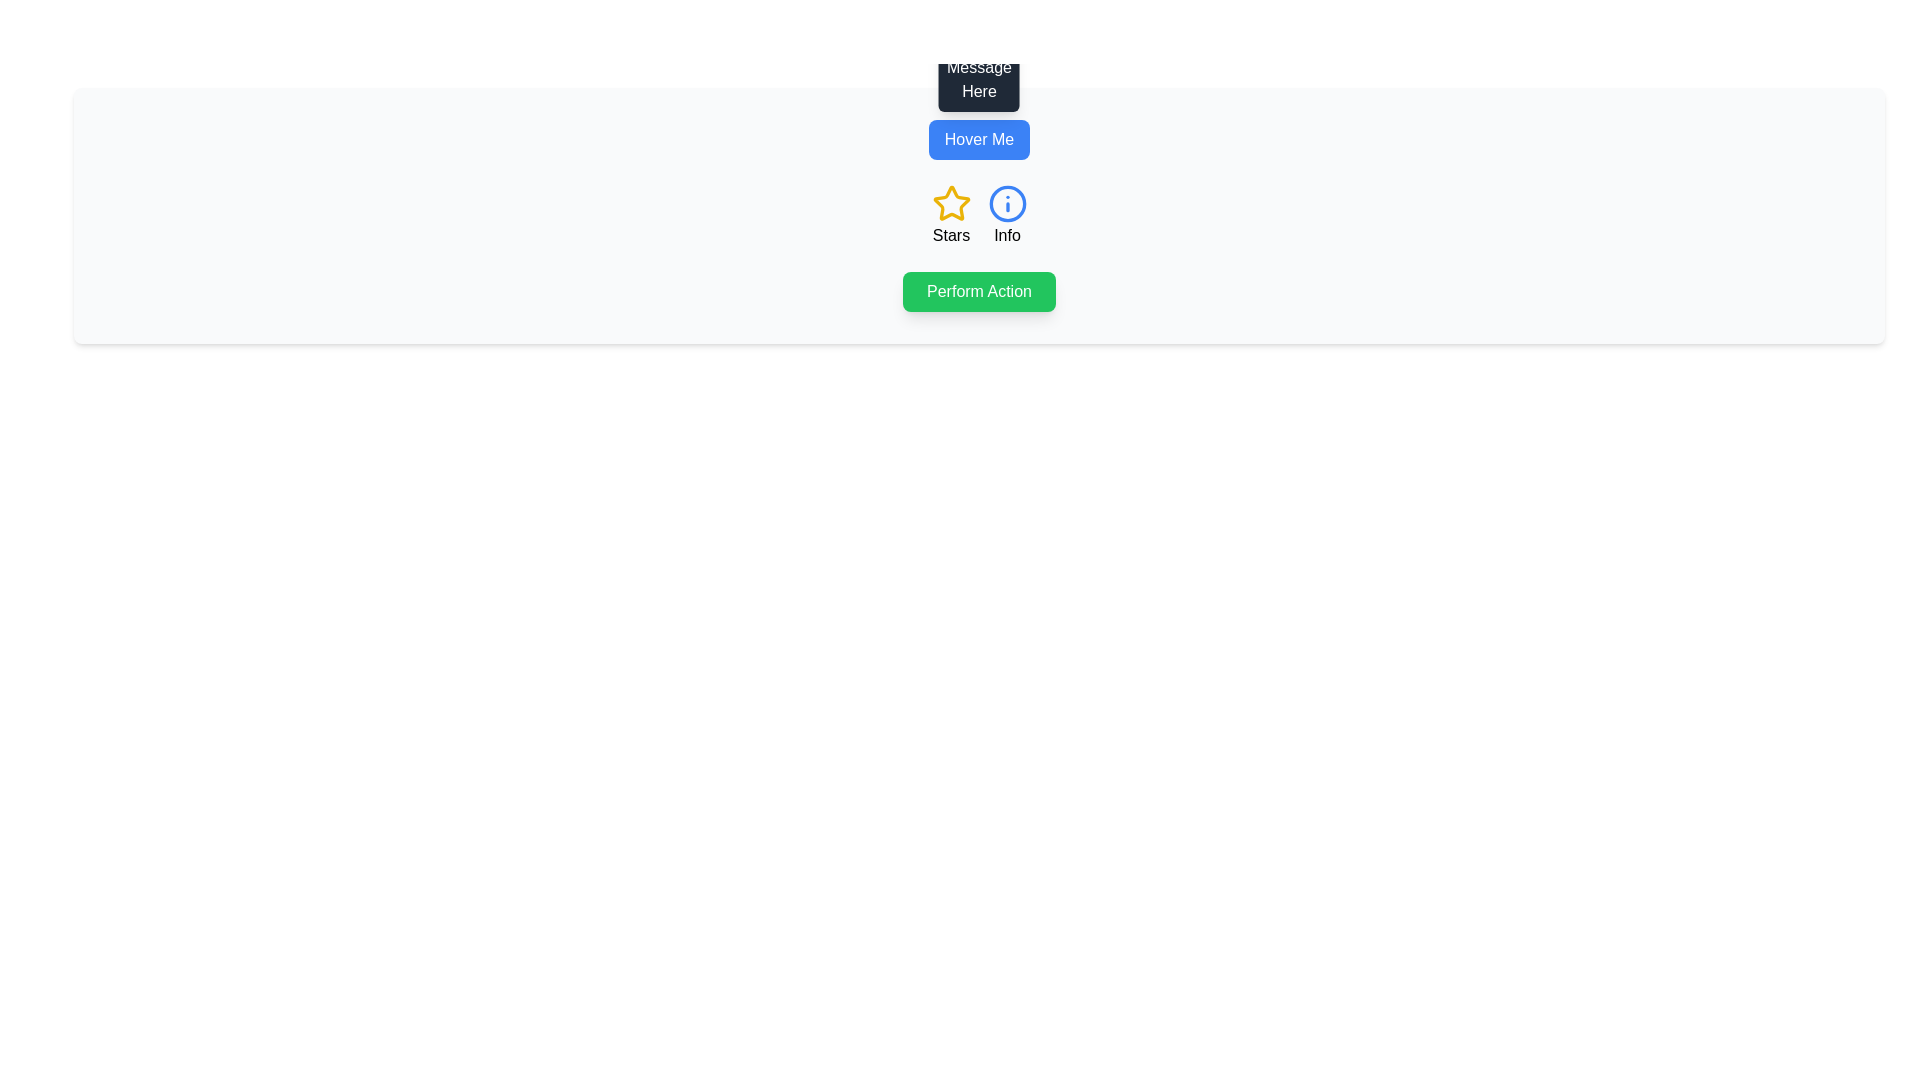 The height and width of the screenshot is (1080, 1920). Describe the element at coordinates (950, 216) in the screenshot. I see `the non-interactive 'Stars' element, which features a star icon and a label, located in the left column above the 'Perform Action' button` at that location.